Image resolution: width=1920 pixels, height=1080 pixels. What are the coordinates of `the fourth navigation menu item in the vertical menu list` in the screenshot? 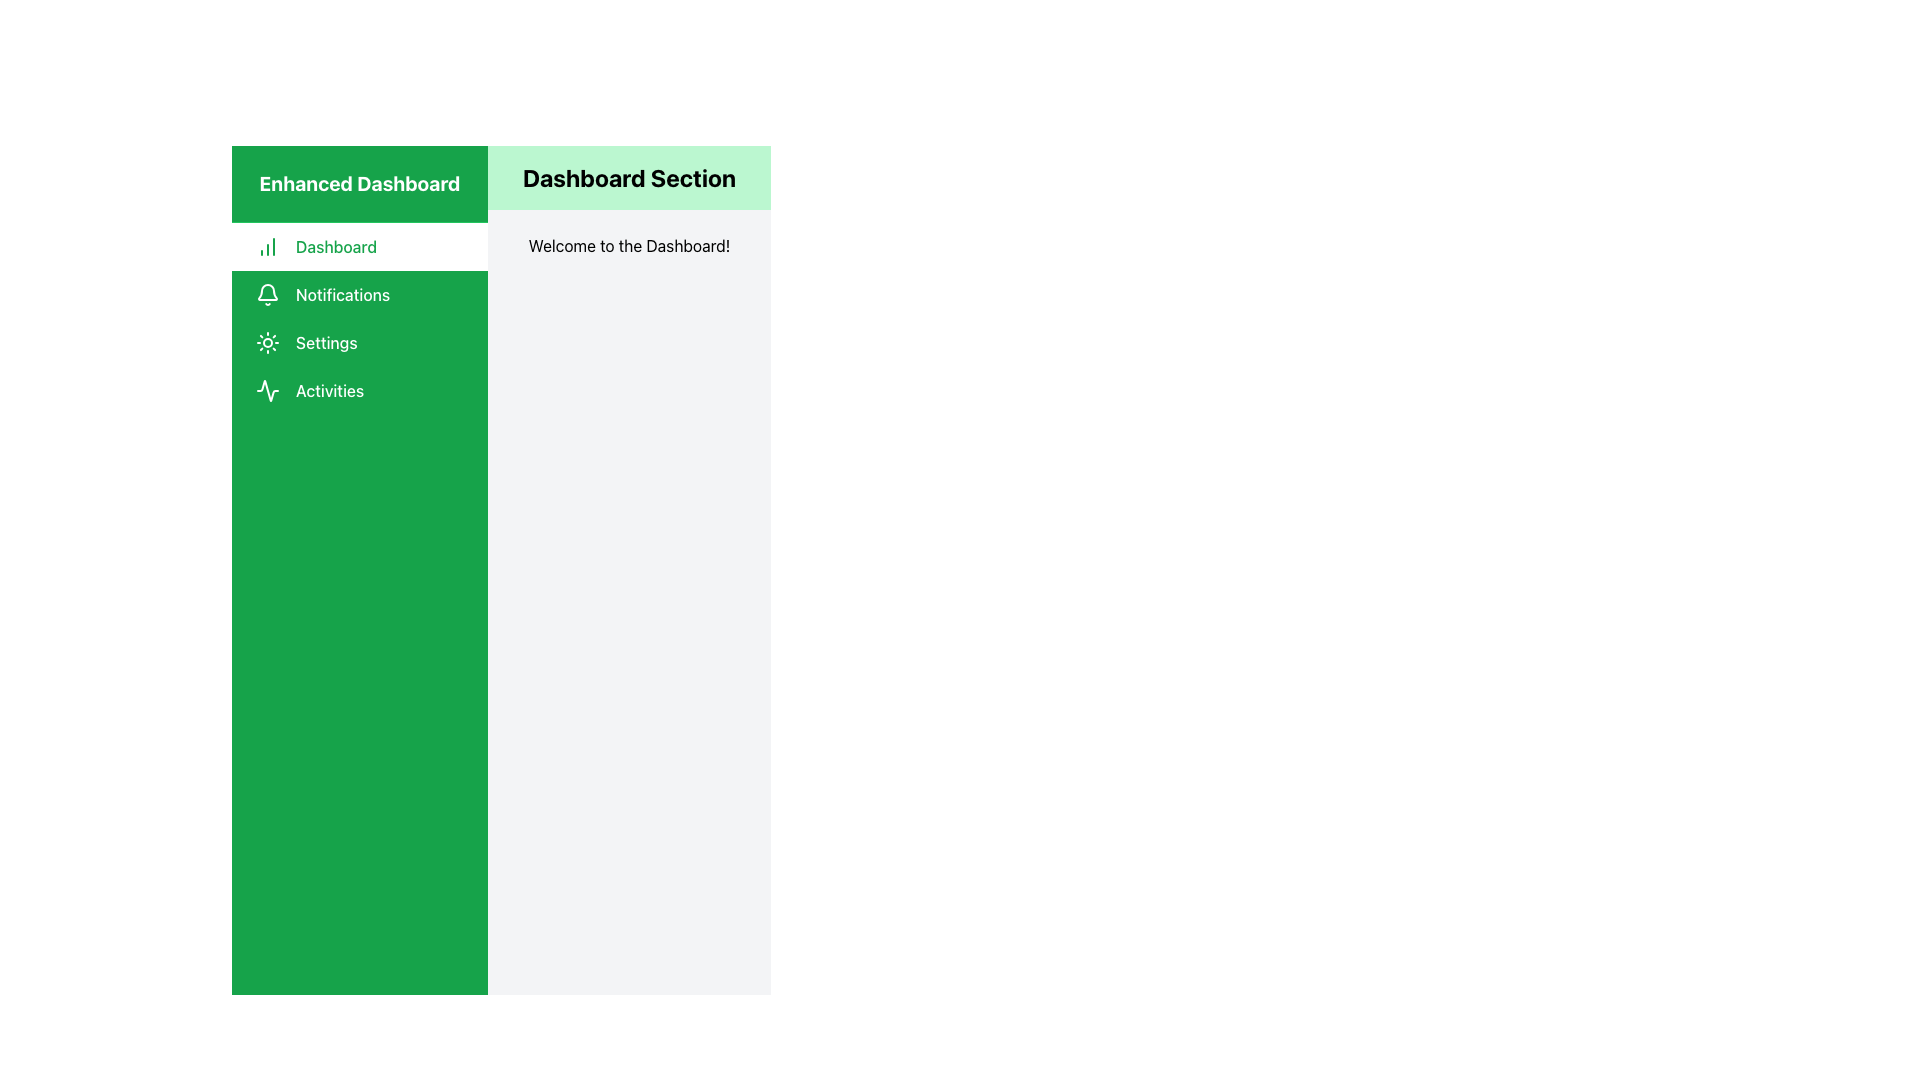 It's located at (360, 390).